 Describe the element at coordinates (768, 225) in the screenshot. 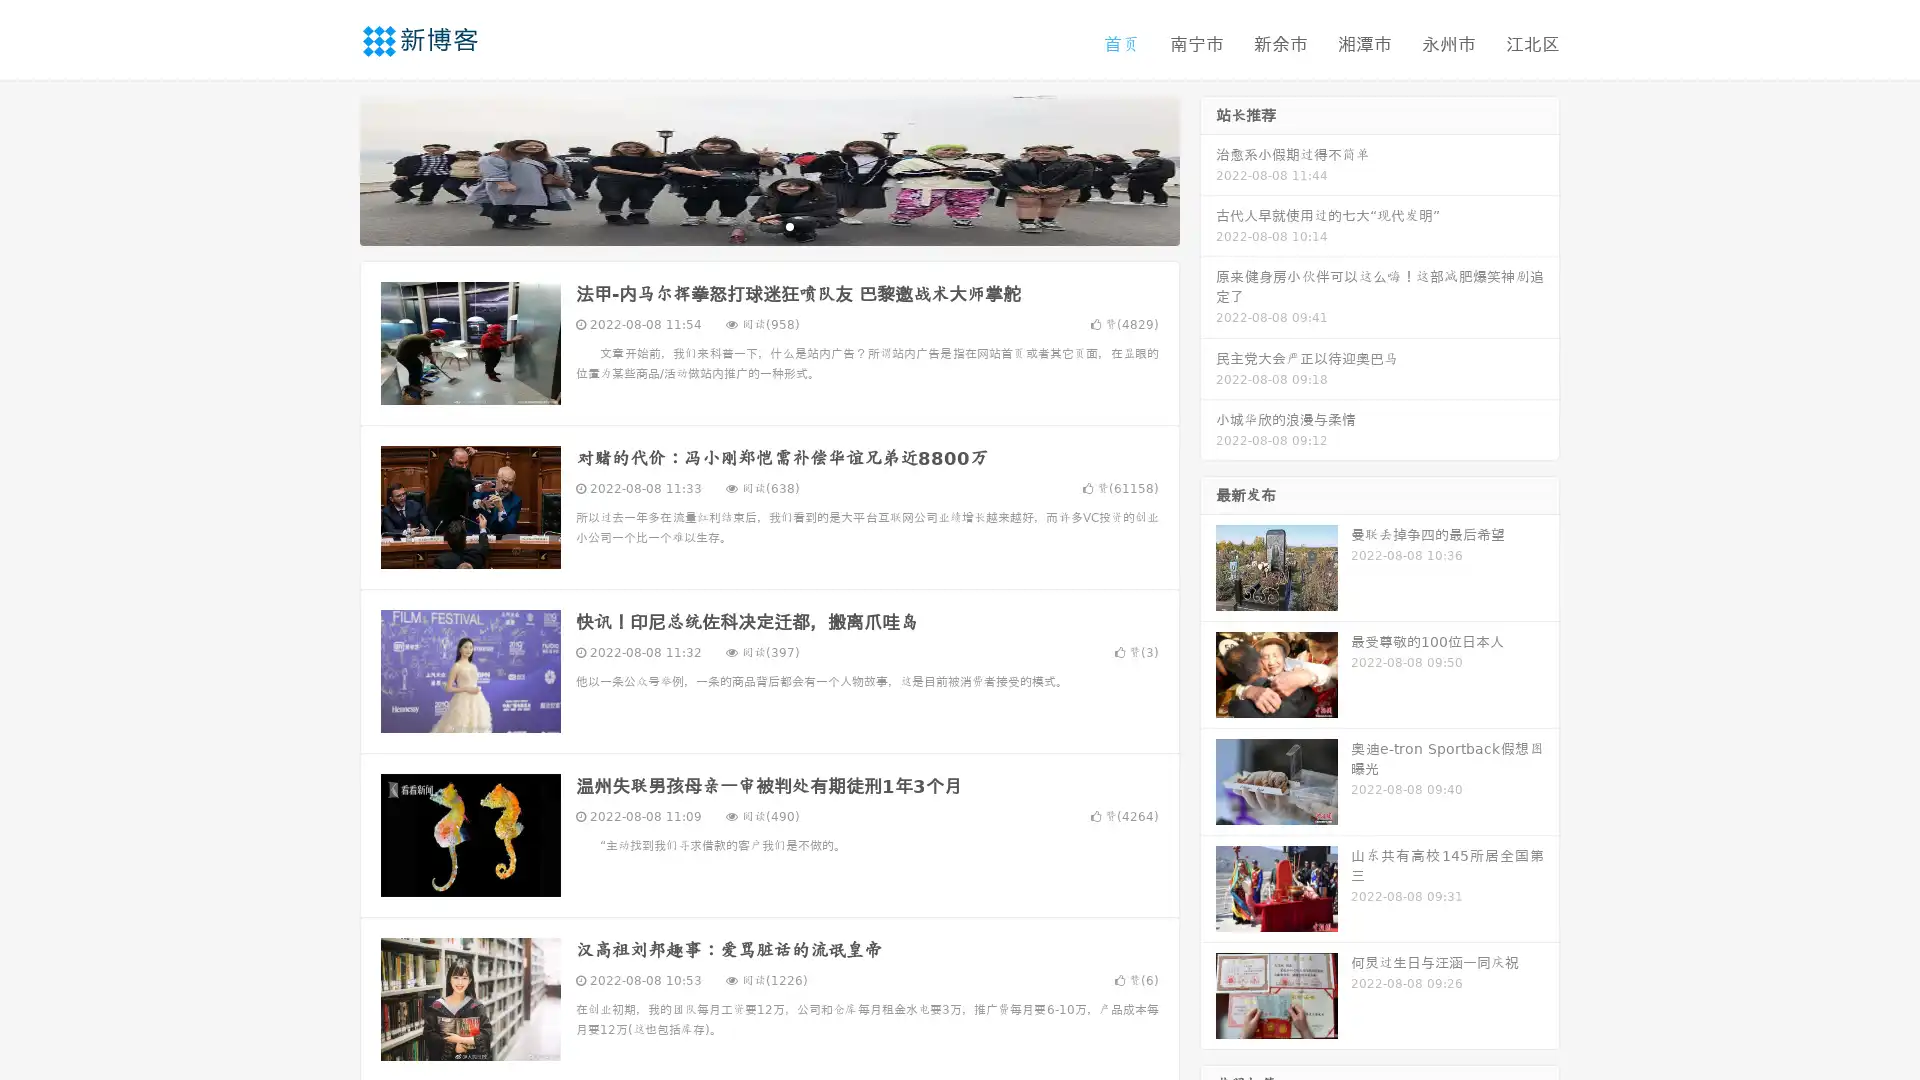

I see `Go to slide 2` at that location.